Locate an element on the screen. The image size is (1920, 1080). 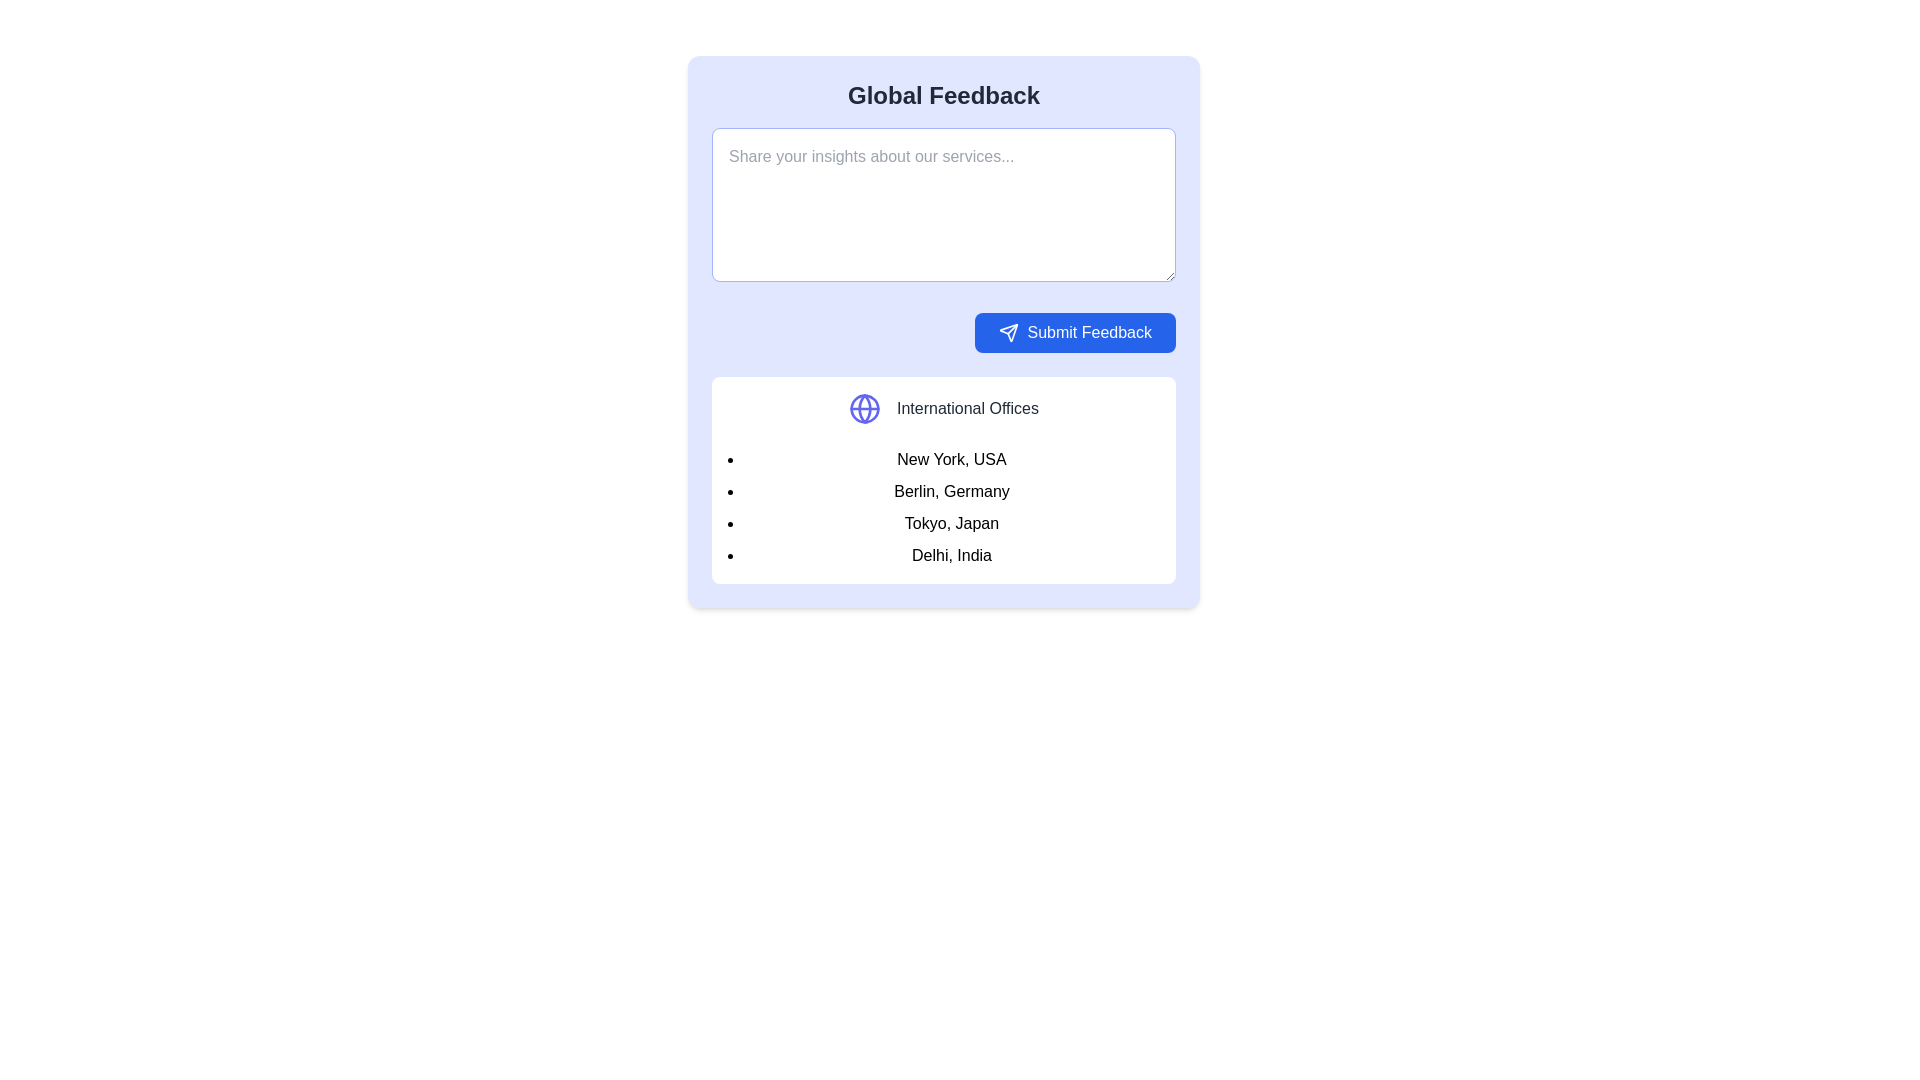
the text label 'International Offices', which is styled in gray color and located next to a globe icon in the bottom part of the blue feedback card is located at coordinates (968, 407).